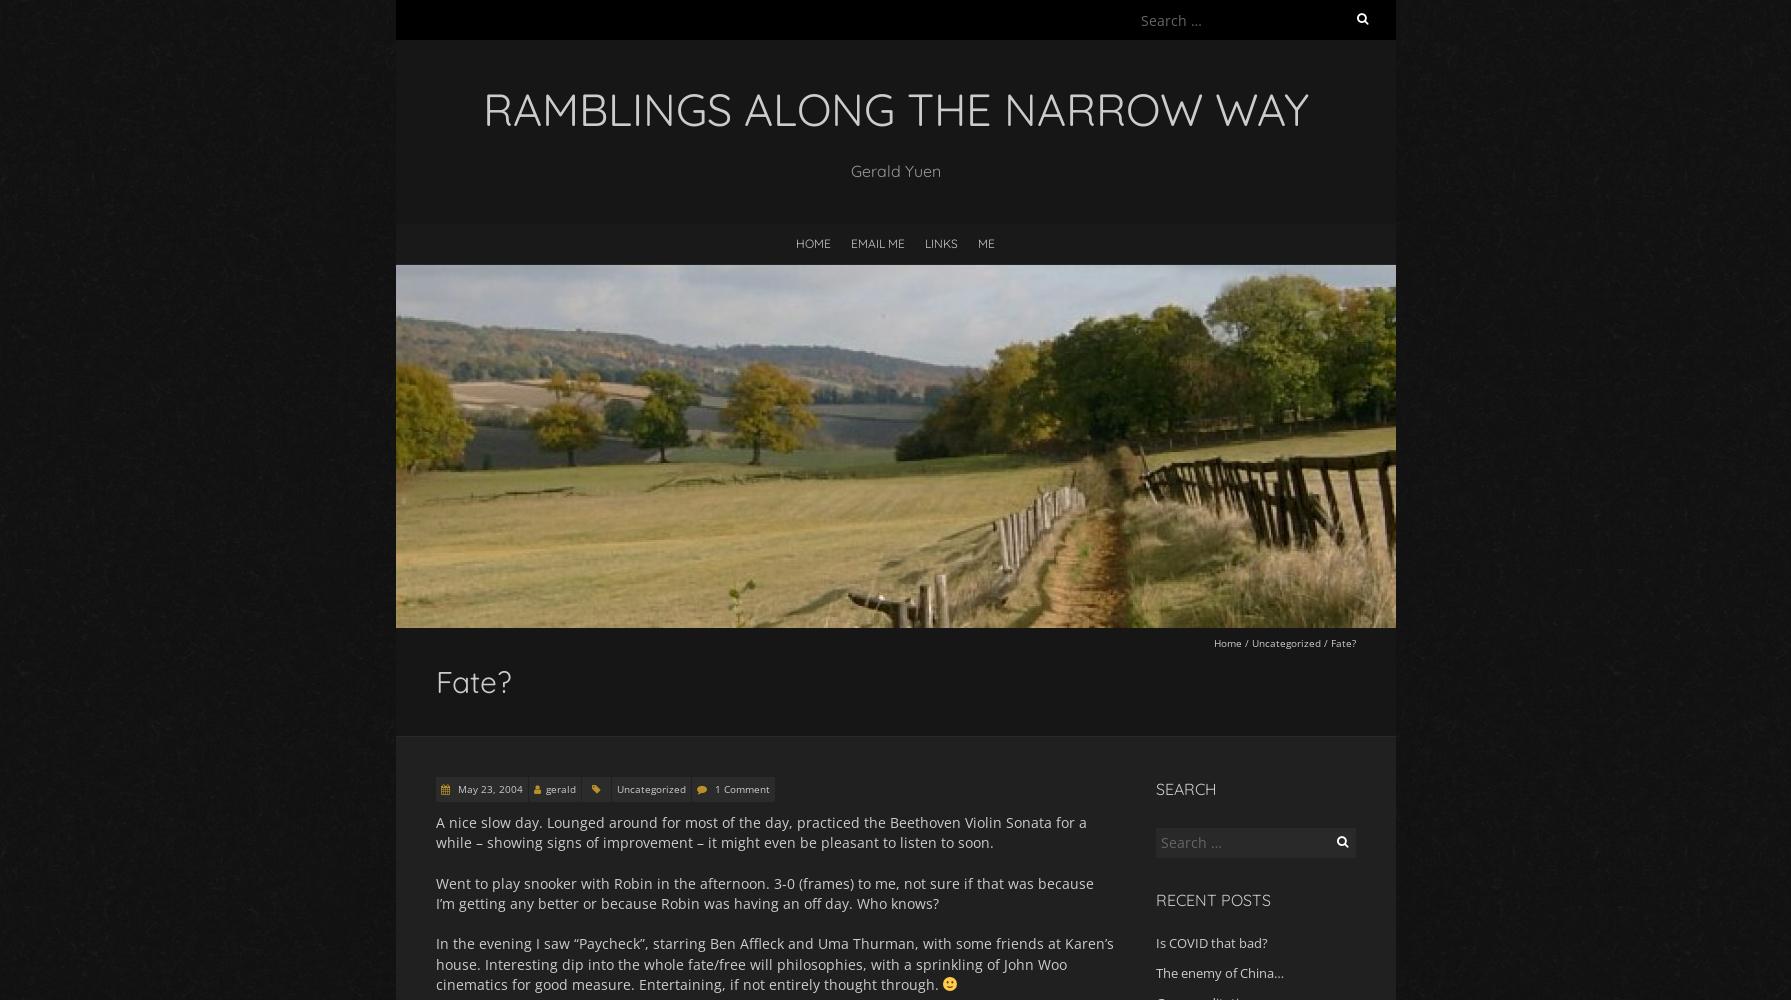  Describe the element at coordinates (894, 170) in the screenshot. I see `'Gerald Yuen'` at that location.